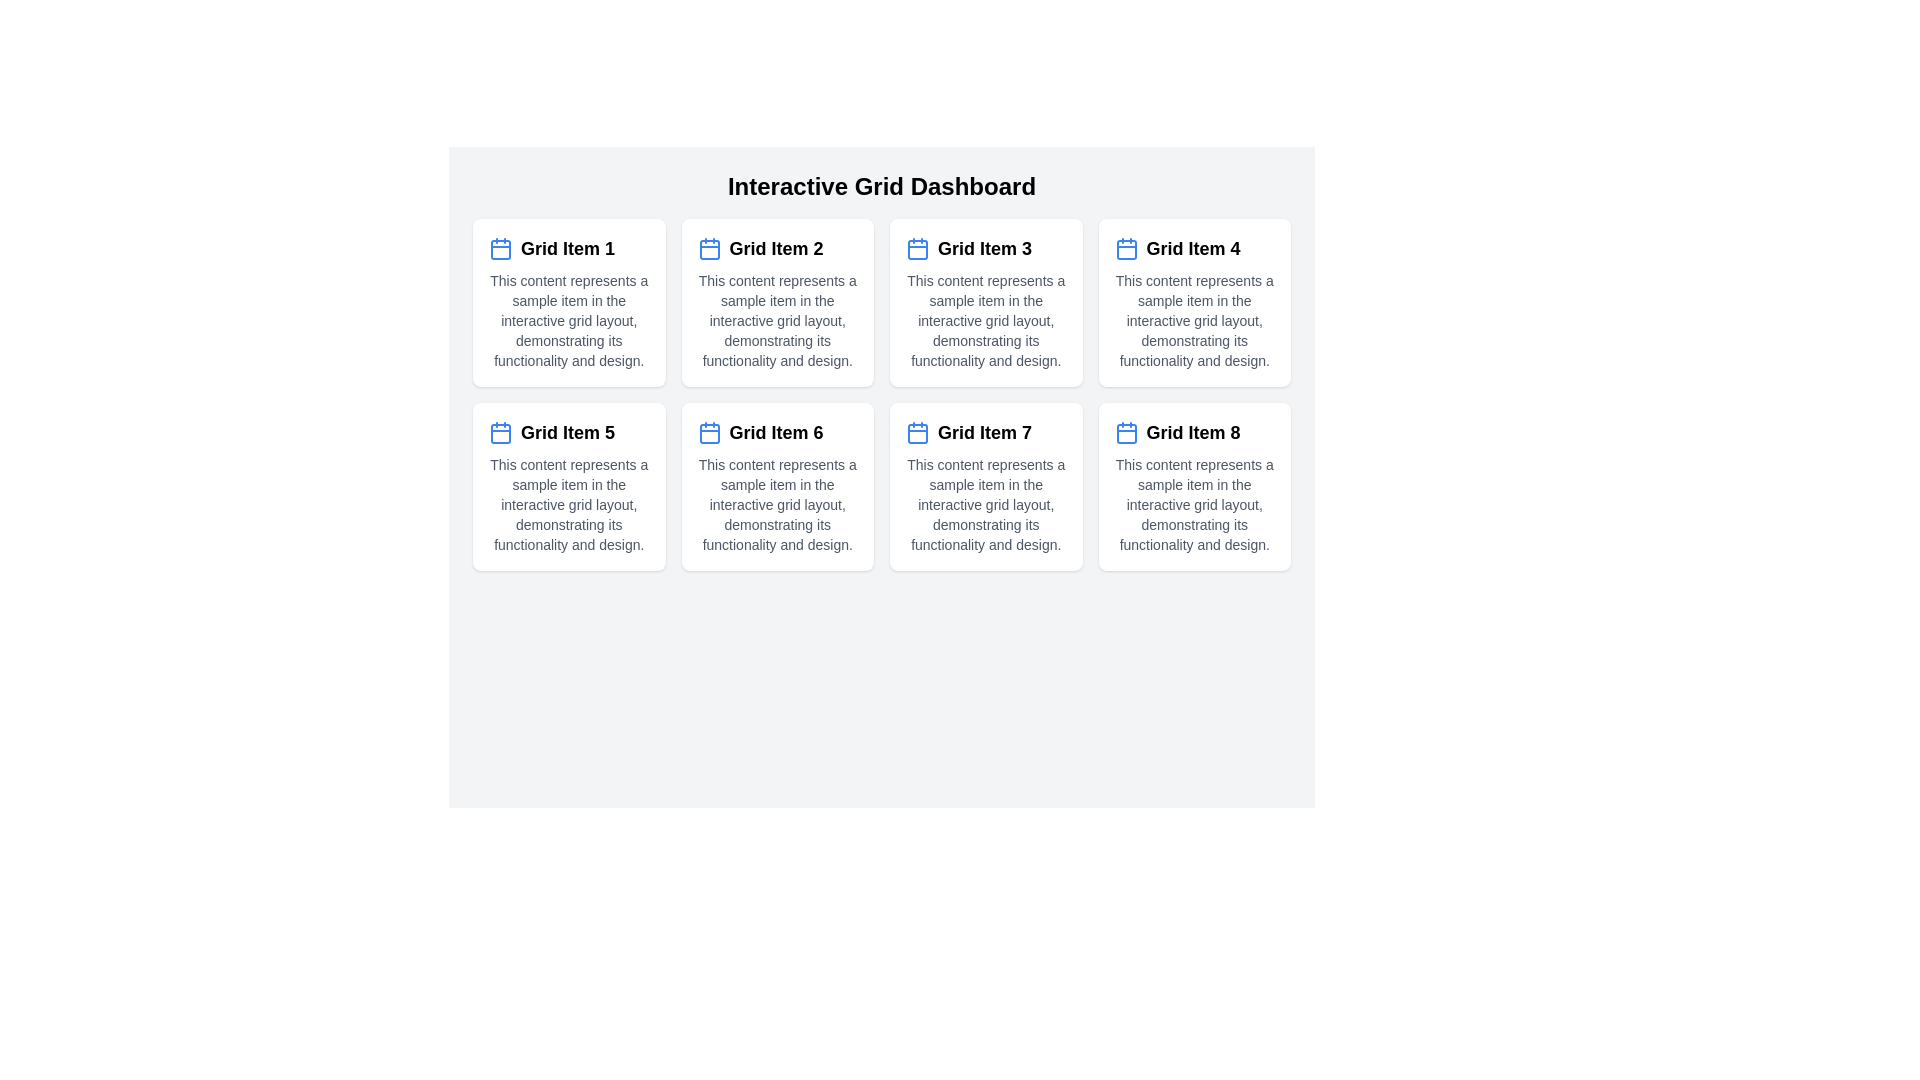 The image size is (1920, 1080). Describe the element at coordinates (1194, 504) in the screenshot. I see `the text label located in the bottom half of the eighth grid item card, positioned after the header 'Grid Item 8'` at that location.